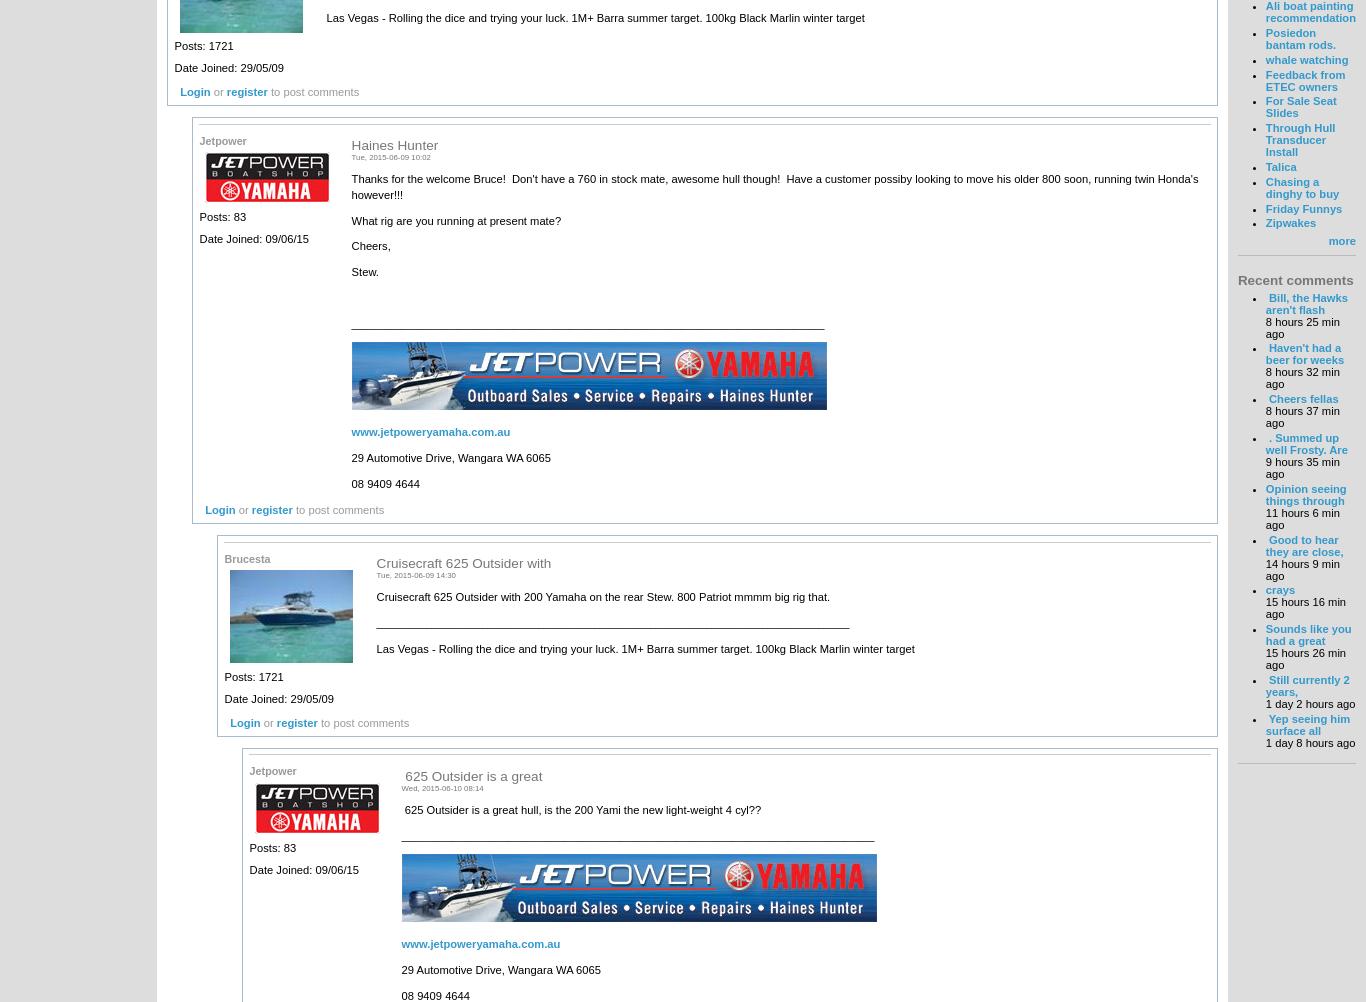 This screenshot has width=1366, height=1002. What do you see at coordinates (1264, 658) in the screenshot?
I see `'15 hours 26 min ago'` at bounding box center [1264, 658].